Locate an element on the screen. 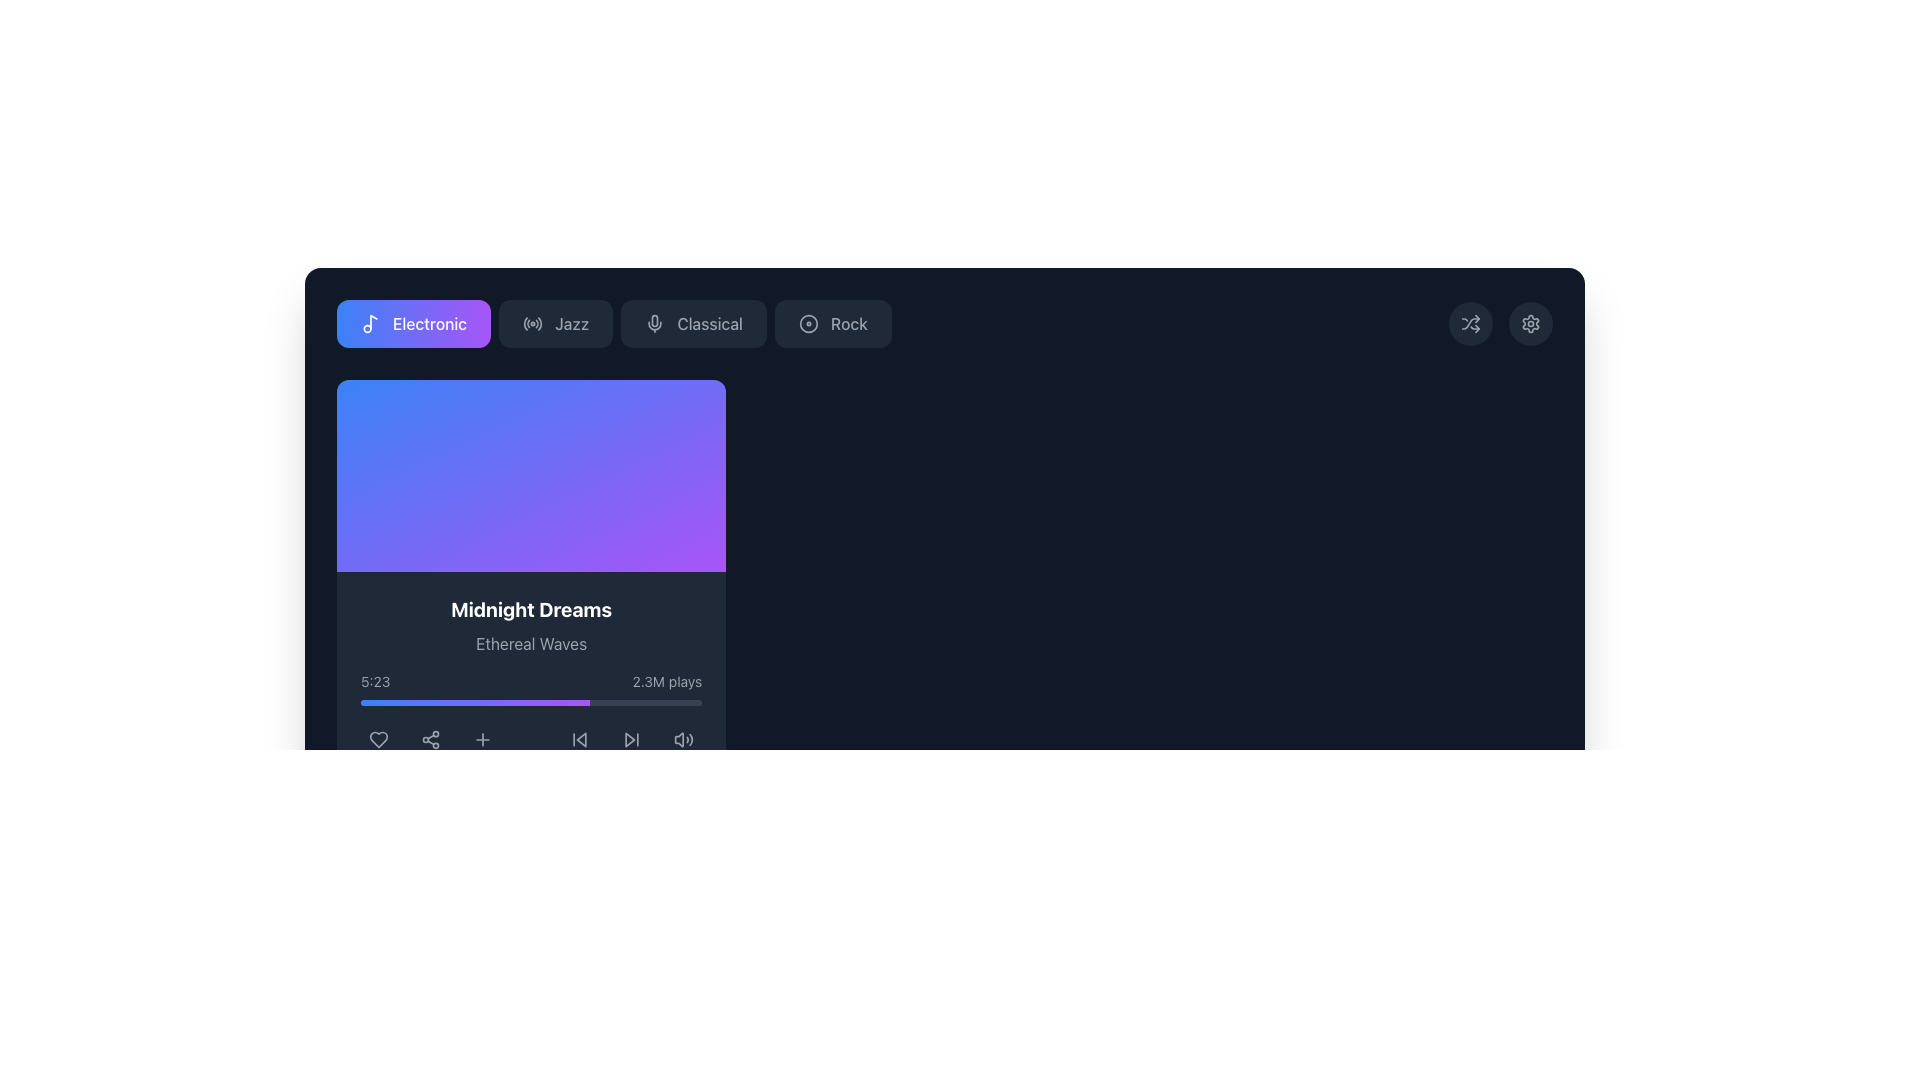 The width and height of the screenshot is (1920, 1080). the circular button with a dark gray background and an icon of two interweaving arrows is located at coordinates (1470, 323).